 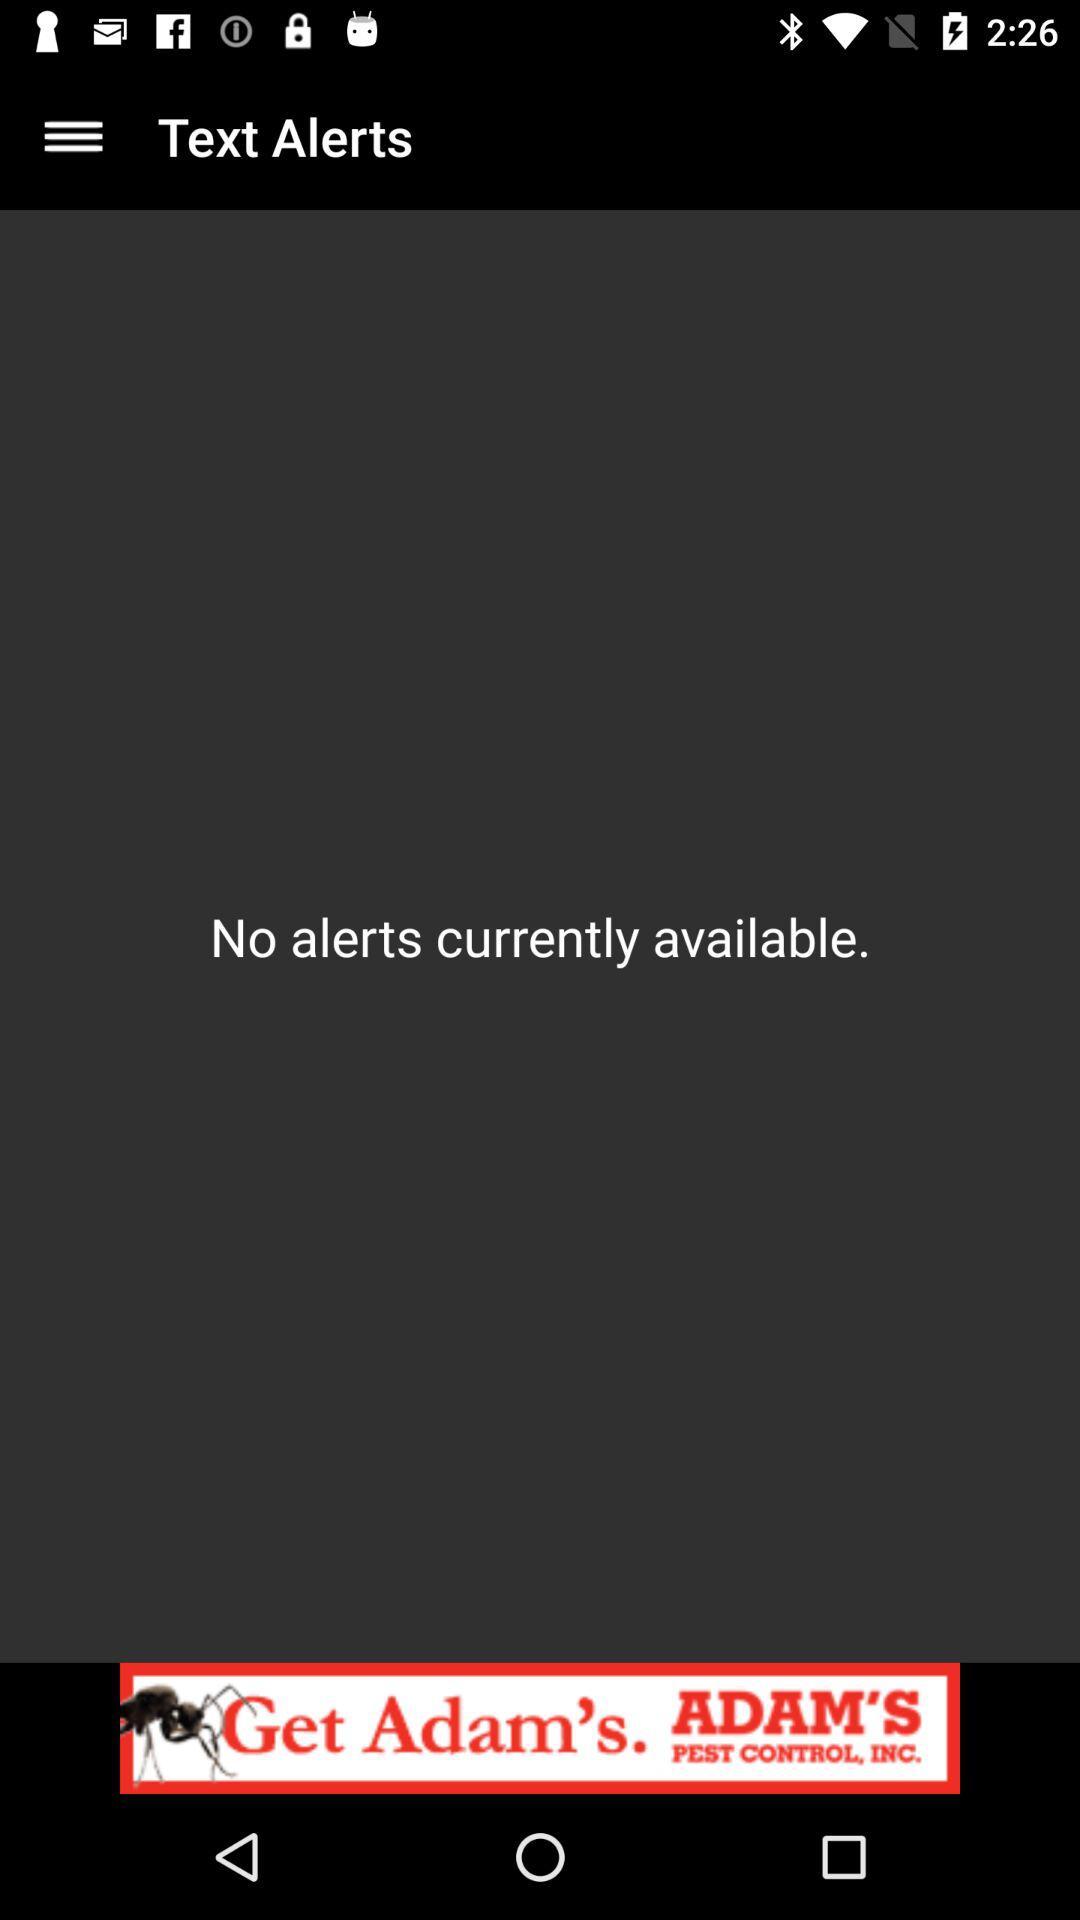 I want to click on the app to the left of the text alerts, so click(x=72, y=135).